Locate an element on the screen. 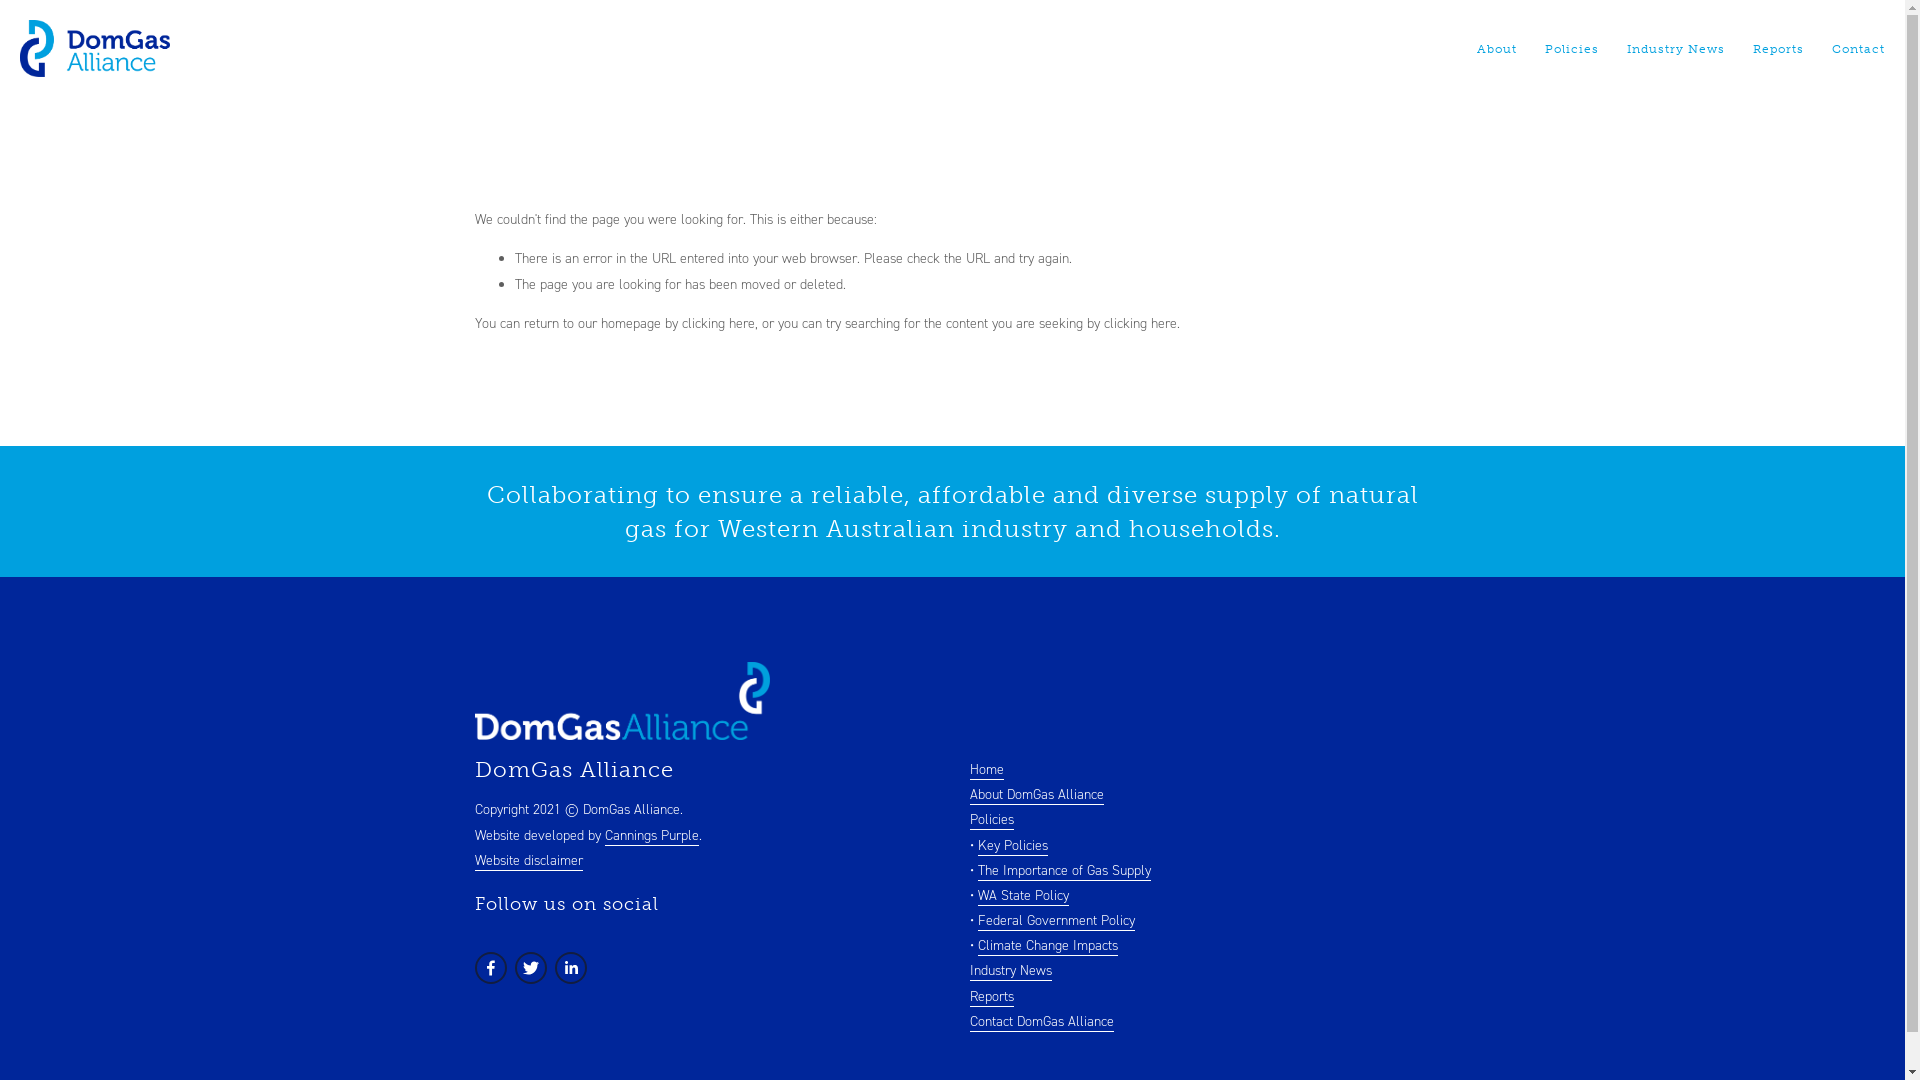 This screenshot has height=1080, width=1920. 'Website disclaimer' is located at coordinates (528, 859).